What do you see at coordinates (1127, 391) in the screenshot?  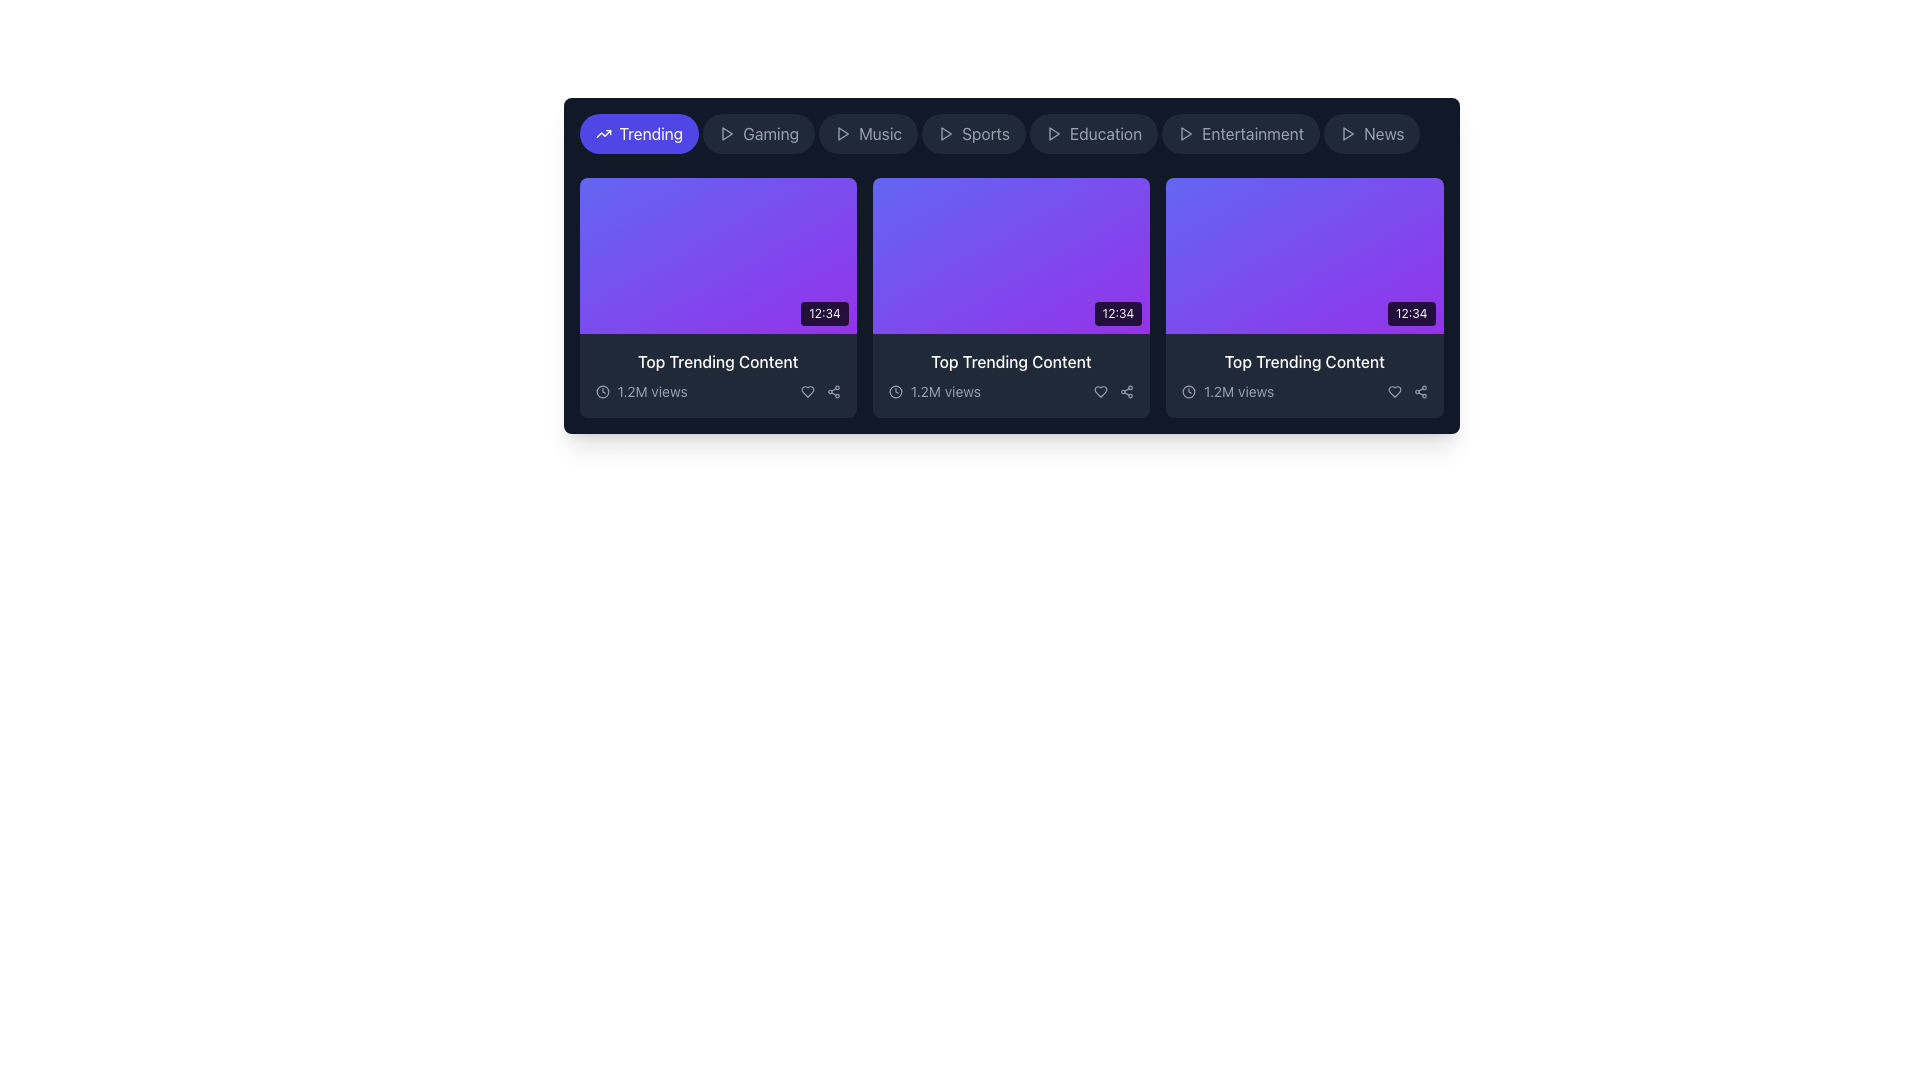 I see `the share icon button, which is the last icon in the horizontal arrangement of buttons located below the video thumbnail of the third trending content card, to initiate sharing` at bounding box center [1127, 391].